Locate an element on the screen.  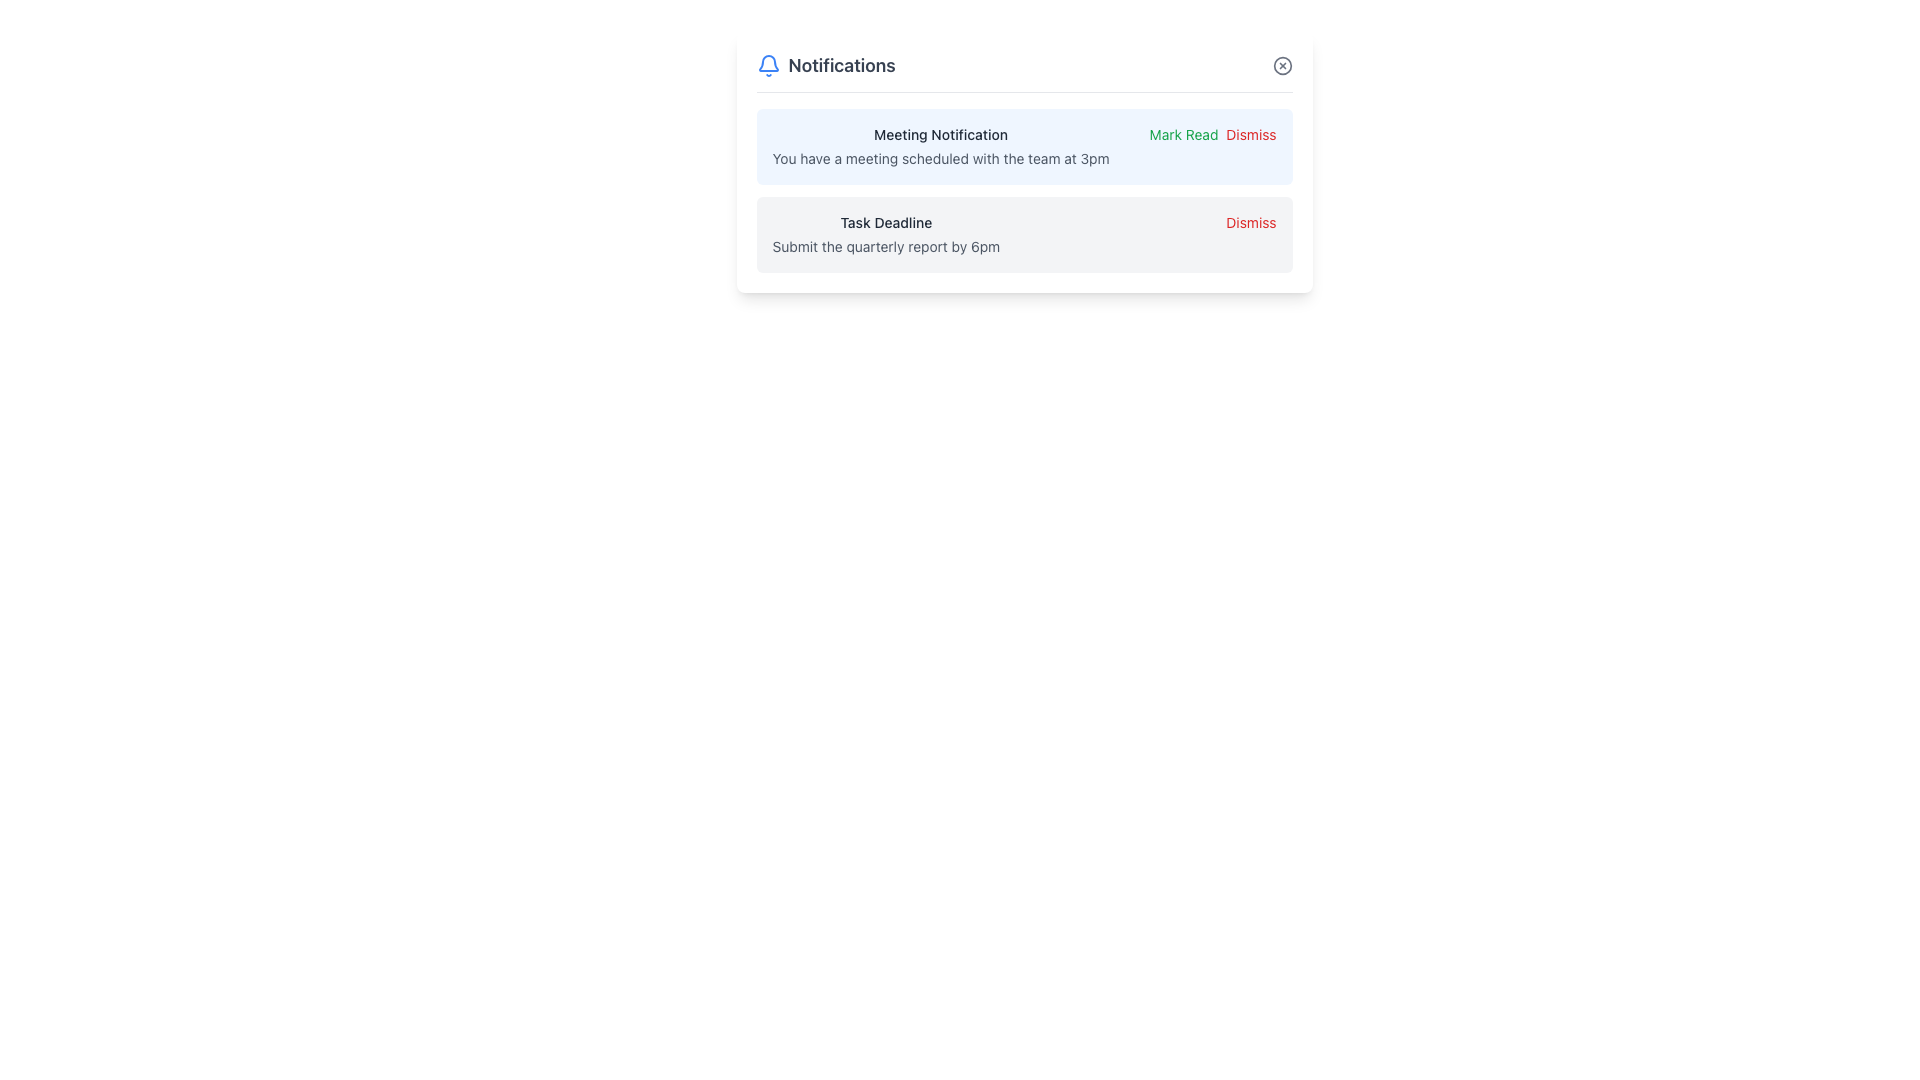
the button located in the top-right corner of the Notifications header is located at coordinates (1282, 64).